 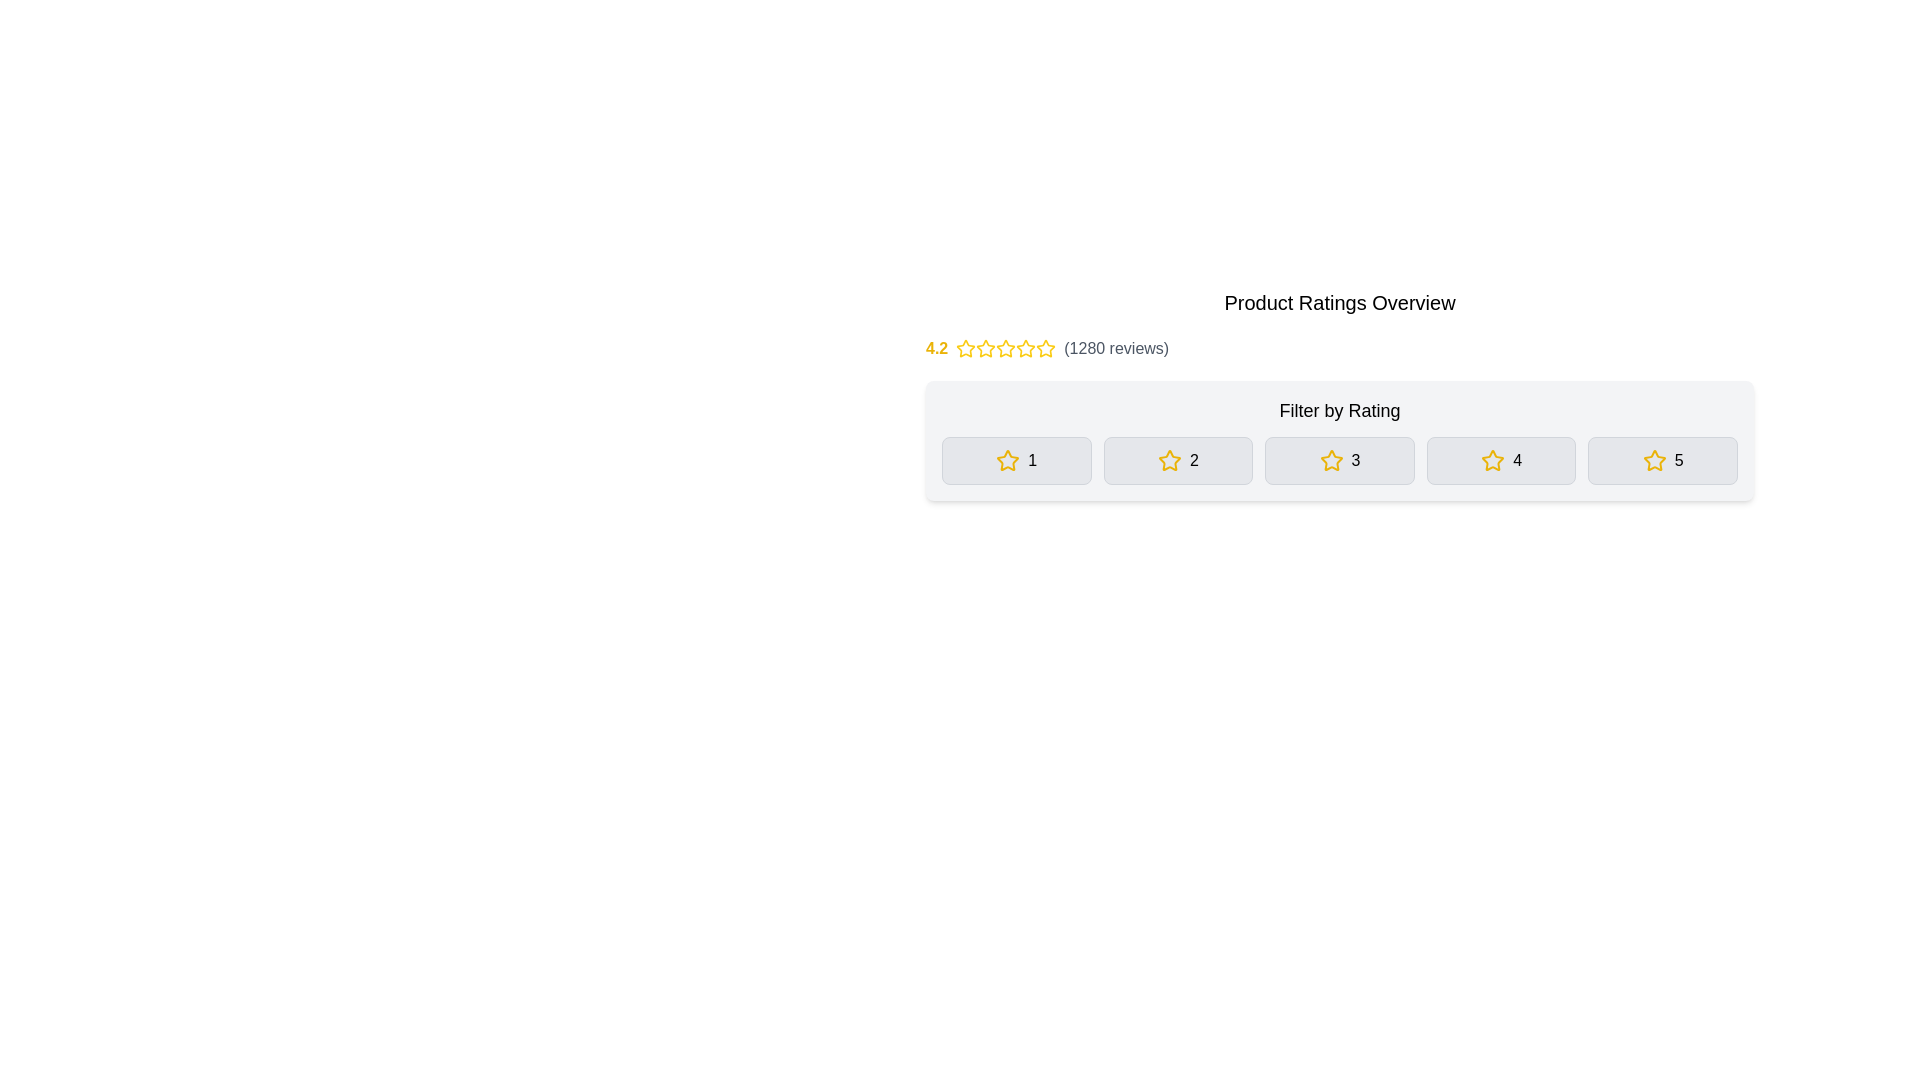 I want to click on the 3-star rating button in the 'Filter by Rating' section, which has a bordered square layout with a yellow star icon beside the text '3', so click(x=1339, y=461).